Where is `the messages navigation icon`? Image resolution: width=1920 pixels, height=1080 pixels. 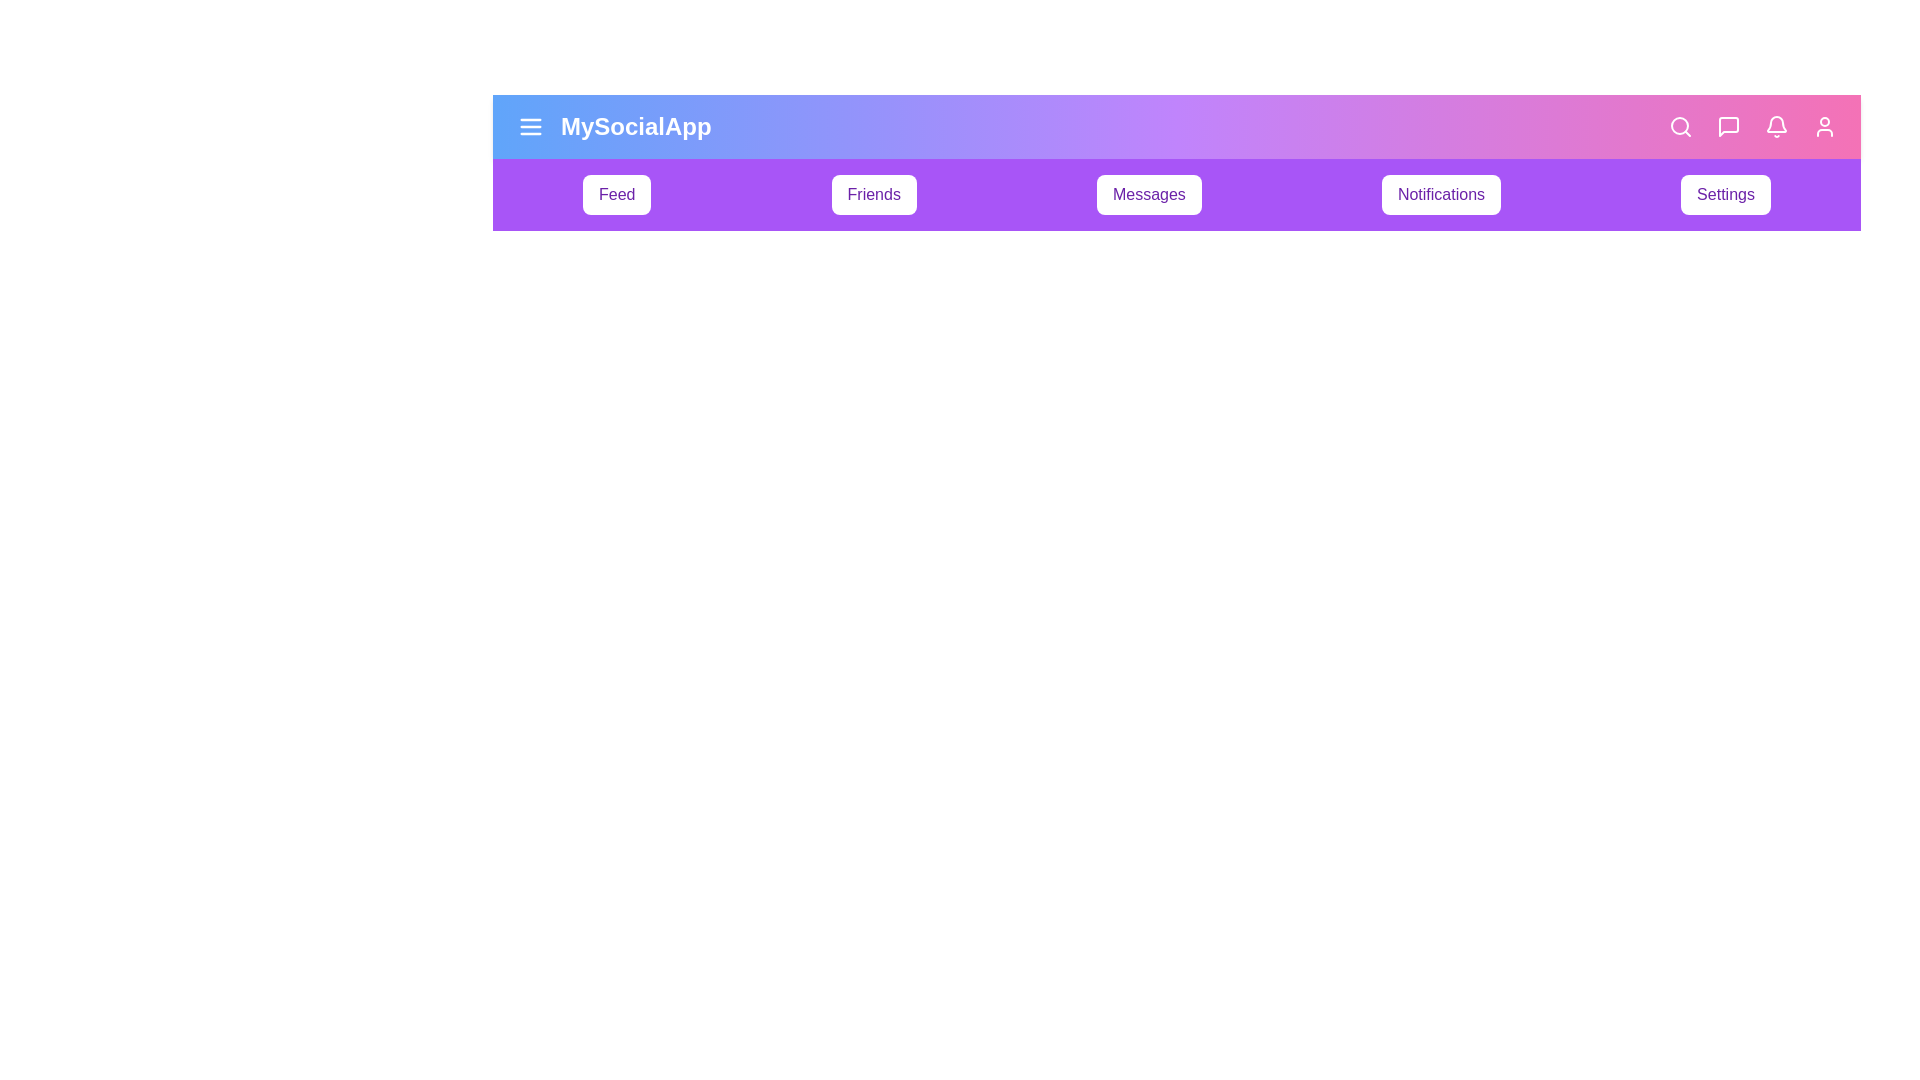 the messages navigation icon is located at coordinates (1727, 127).